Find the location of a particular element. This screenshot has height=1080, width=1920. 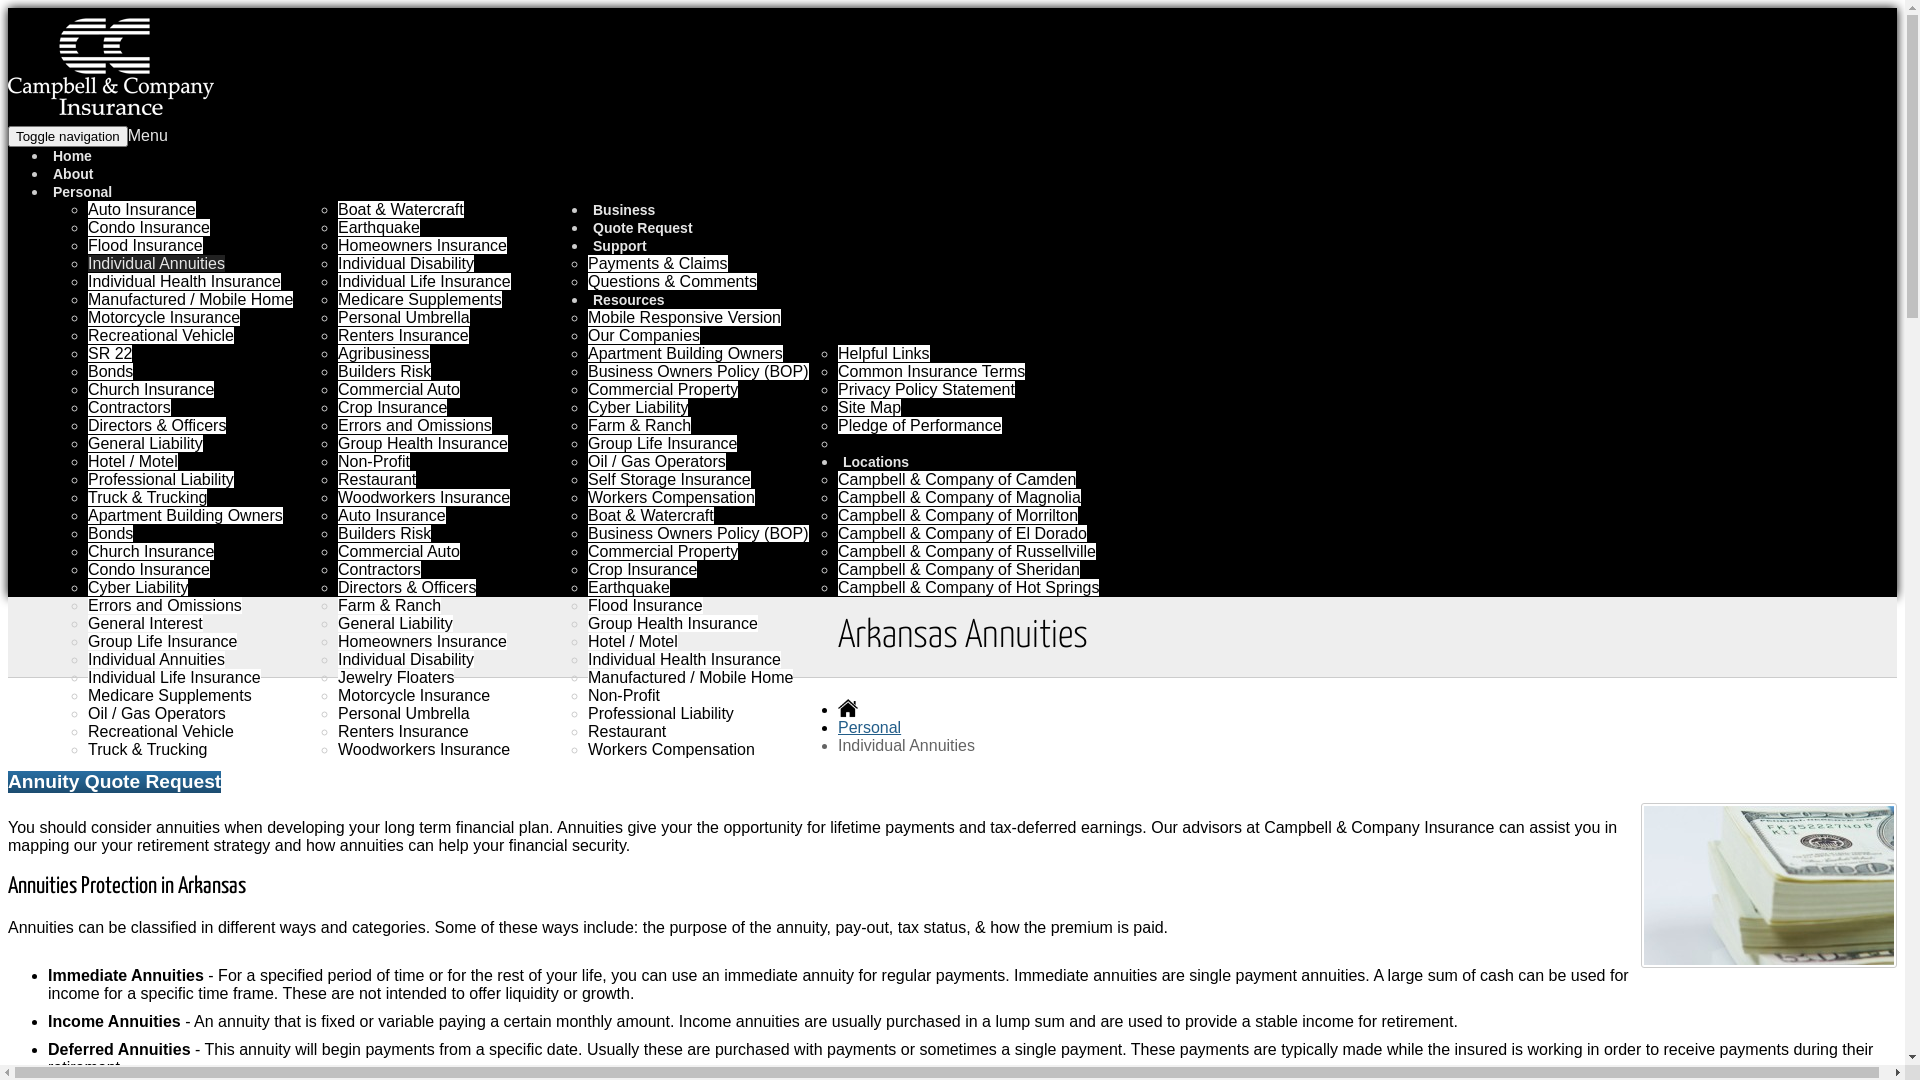

'Truck & Trucking' is located at coordinates (146, 496).